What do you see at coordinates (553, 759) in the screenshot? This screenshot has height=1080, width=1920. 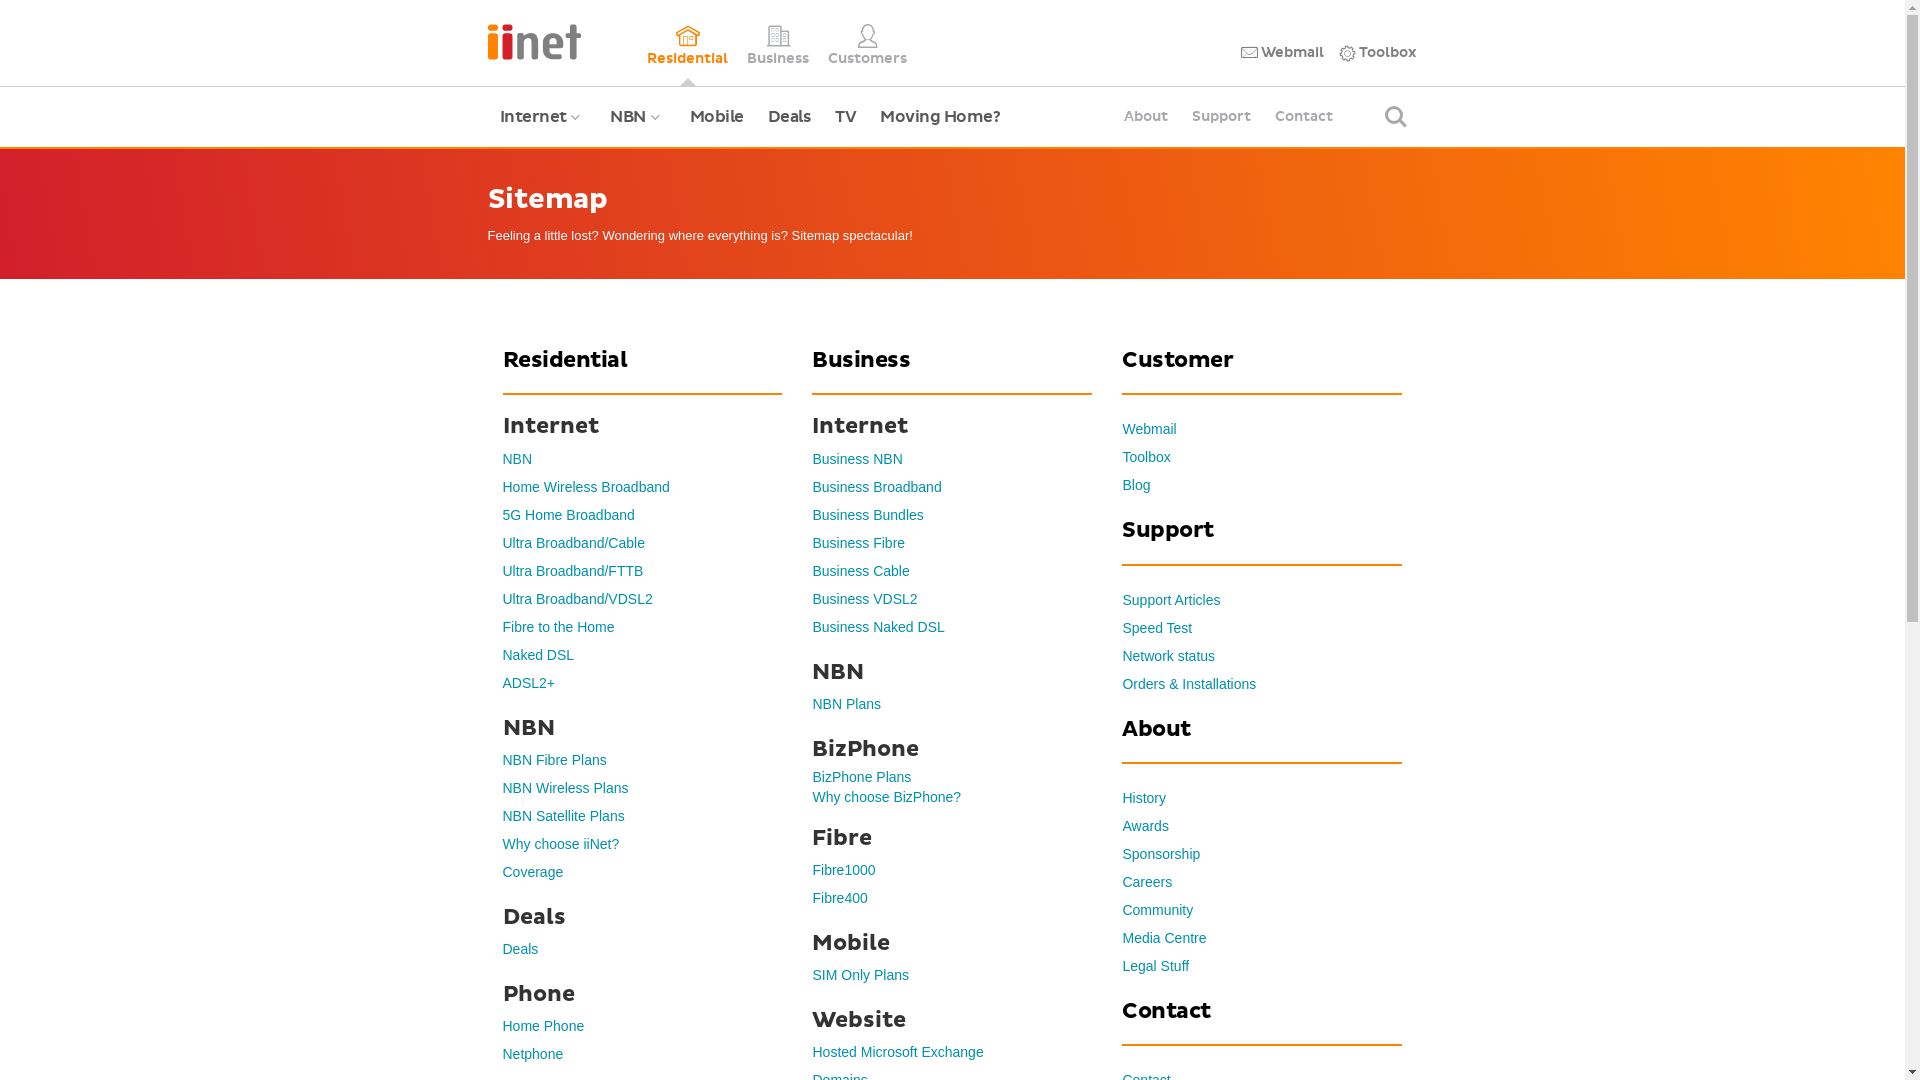 I see `'NBN Fibre Plans'` at bounding box center [553, 759].